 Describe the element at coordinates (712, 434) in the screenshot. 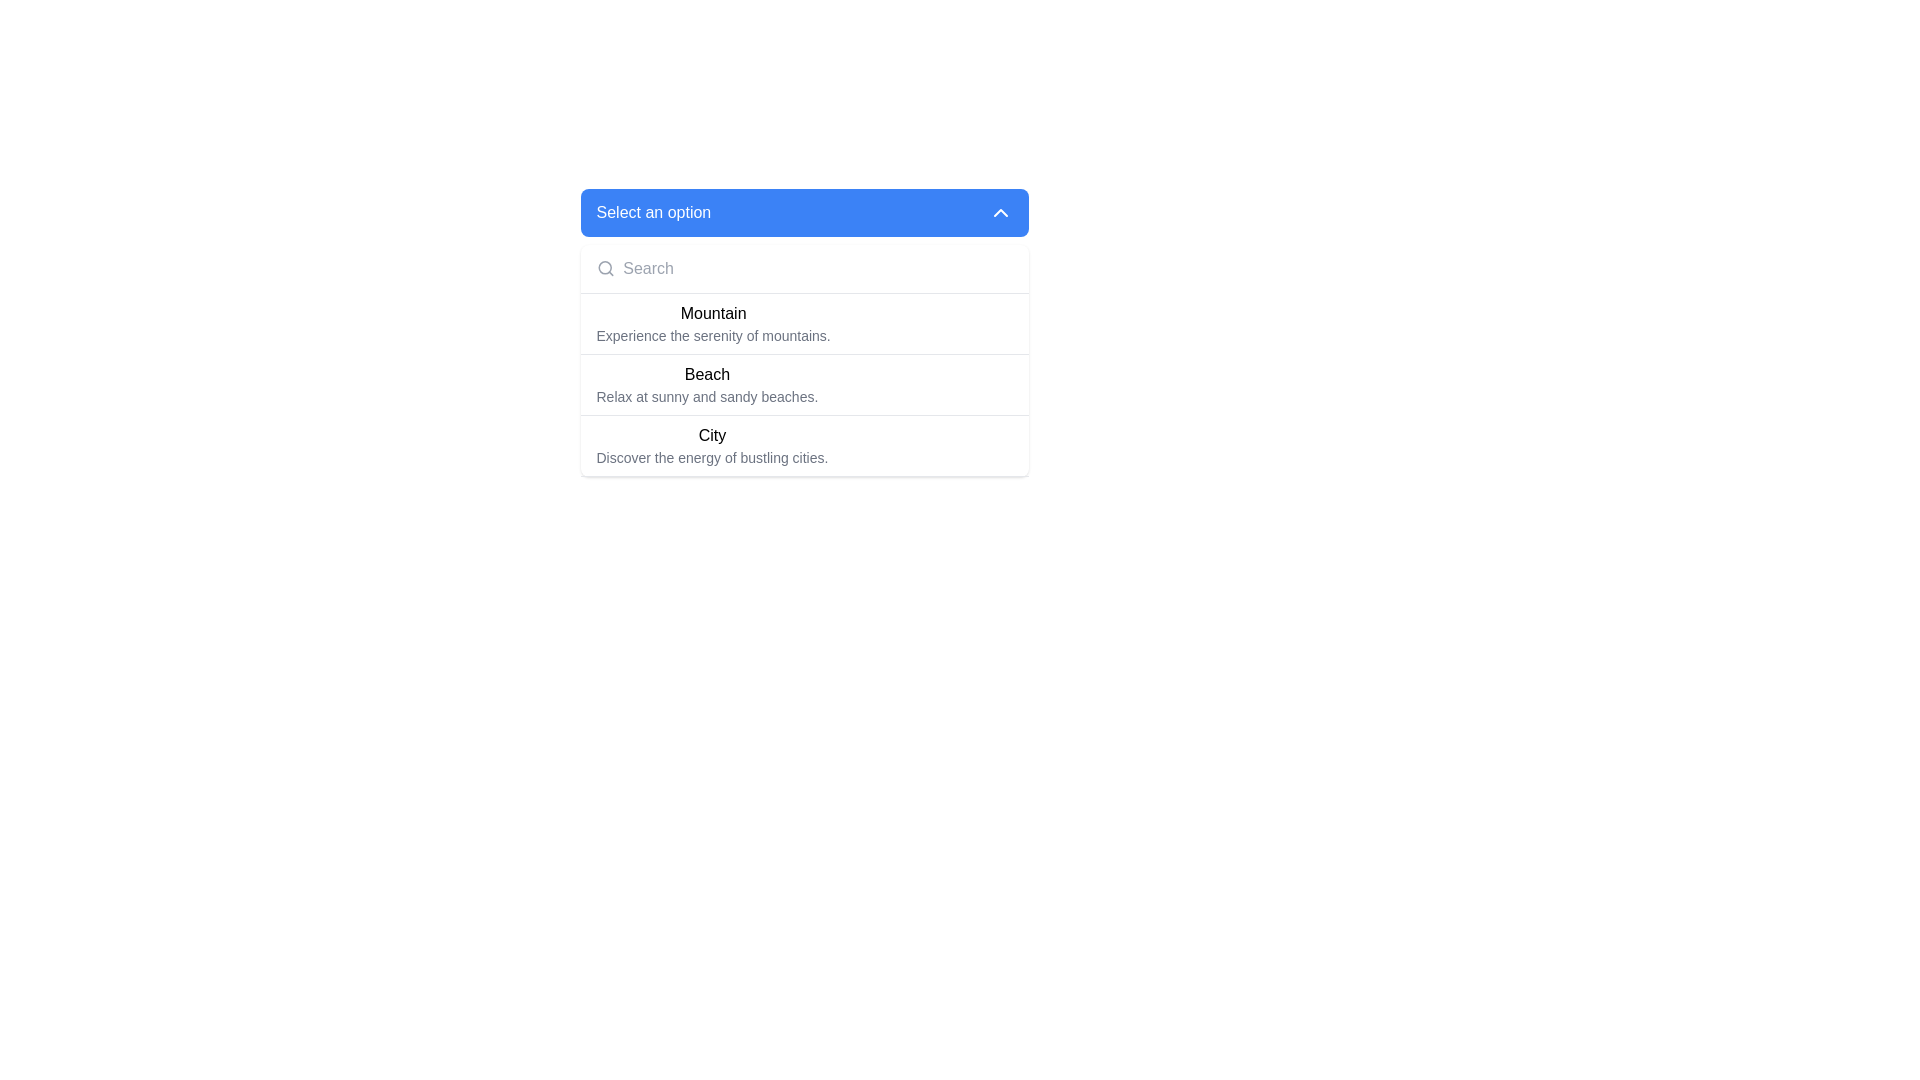

I see `the text label displaying the title of the city-related option in the dropdown menu, which is the third item under the 'Select an option' header` at that location.